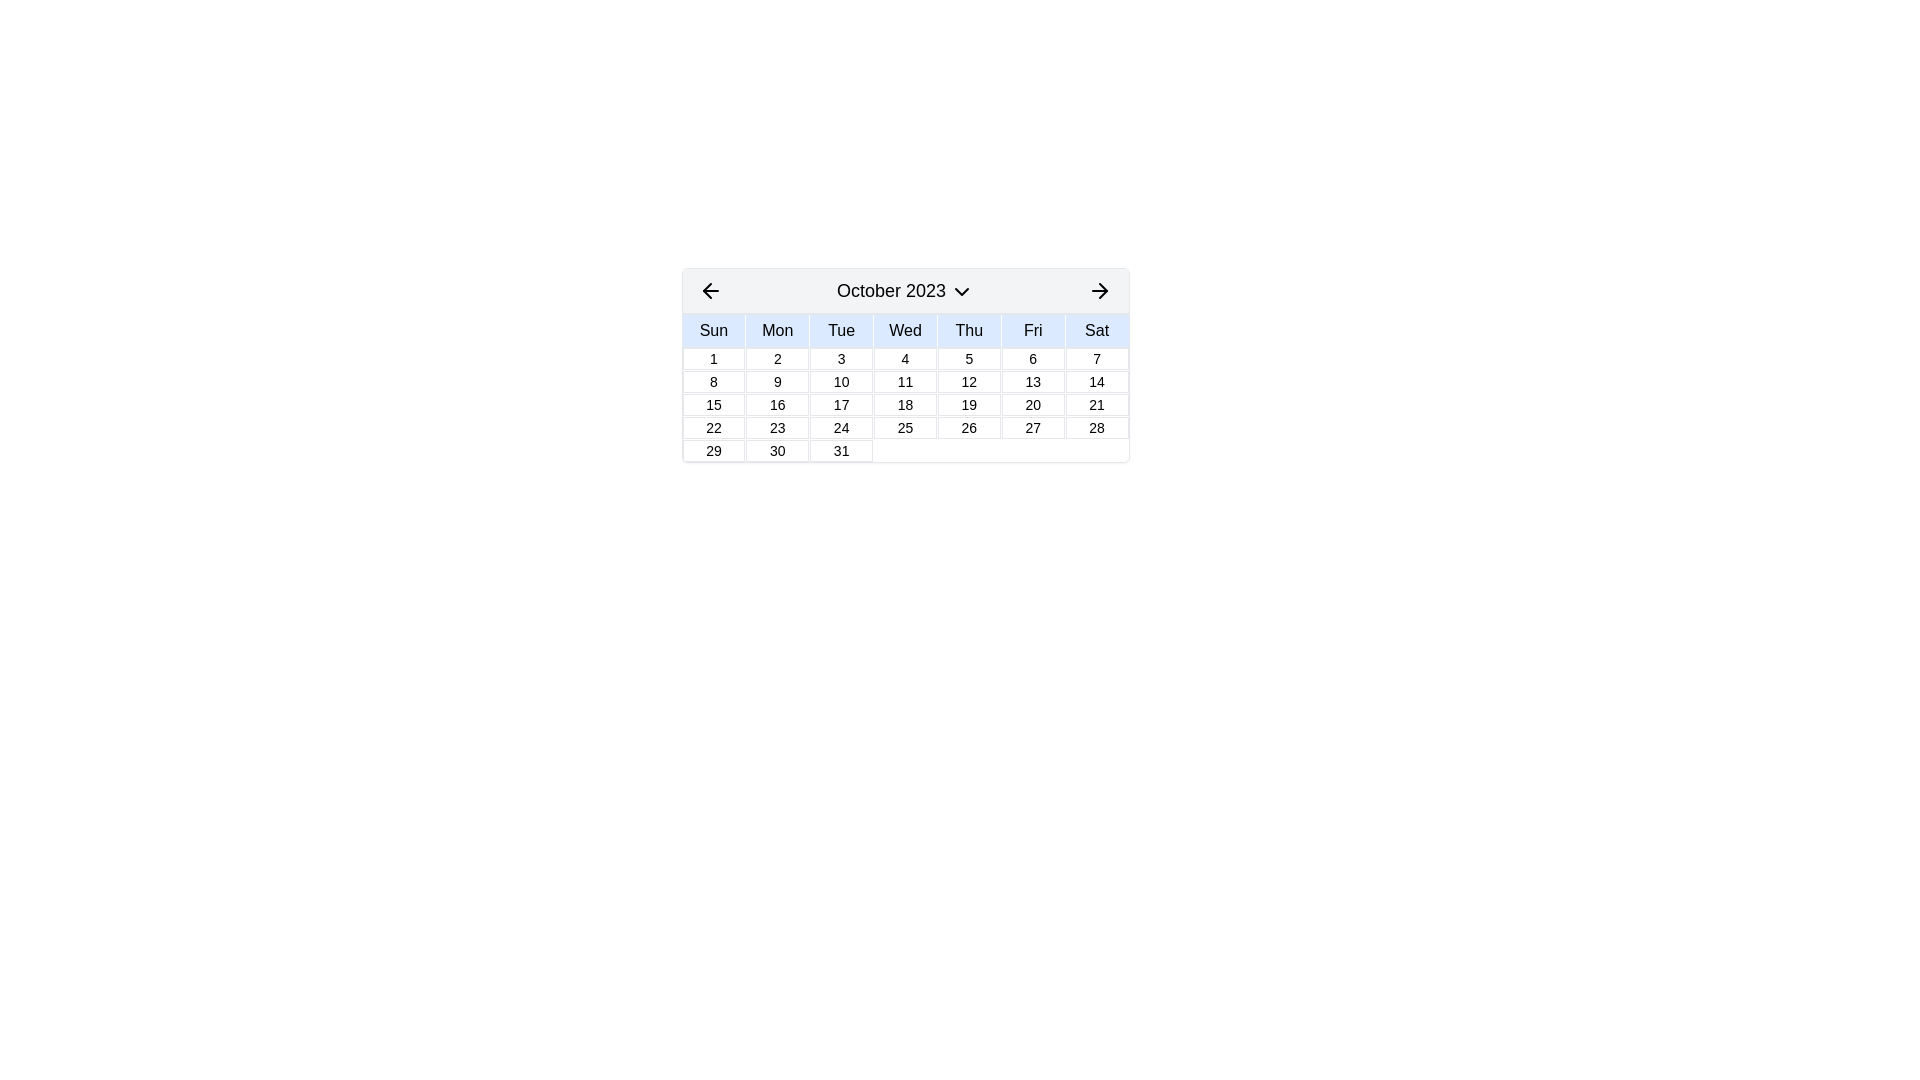 The image size is (1920, 1080). Describe the element at coordinates (776, 357) in the screenshot. I see `the Calendar Day Cell representing the second day of the month, located in the second column under the 'Mon' header` at that location.